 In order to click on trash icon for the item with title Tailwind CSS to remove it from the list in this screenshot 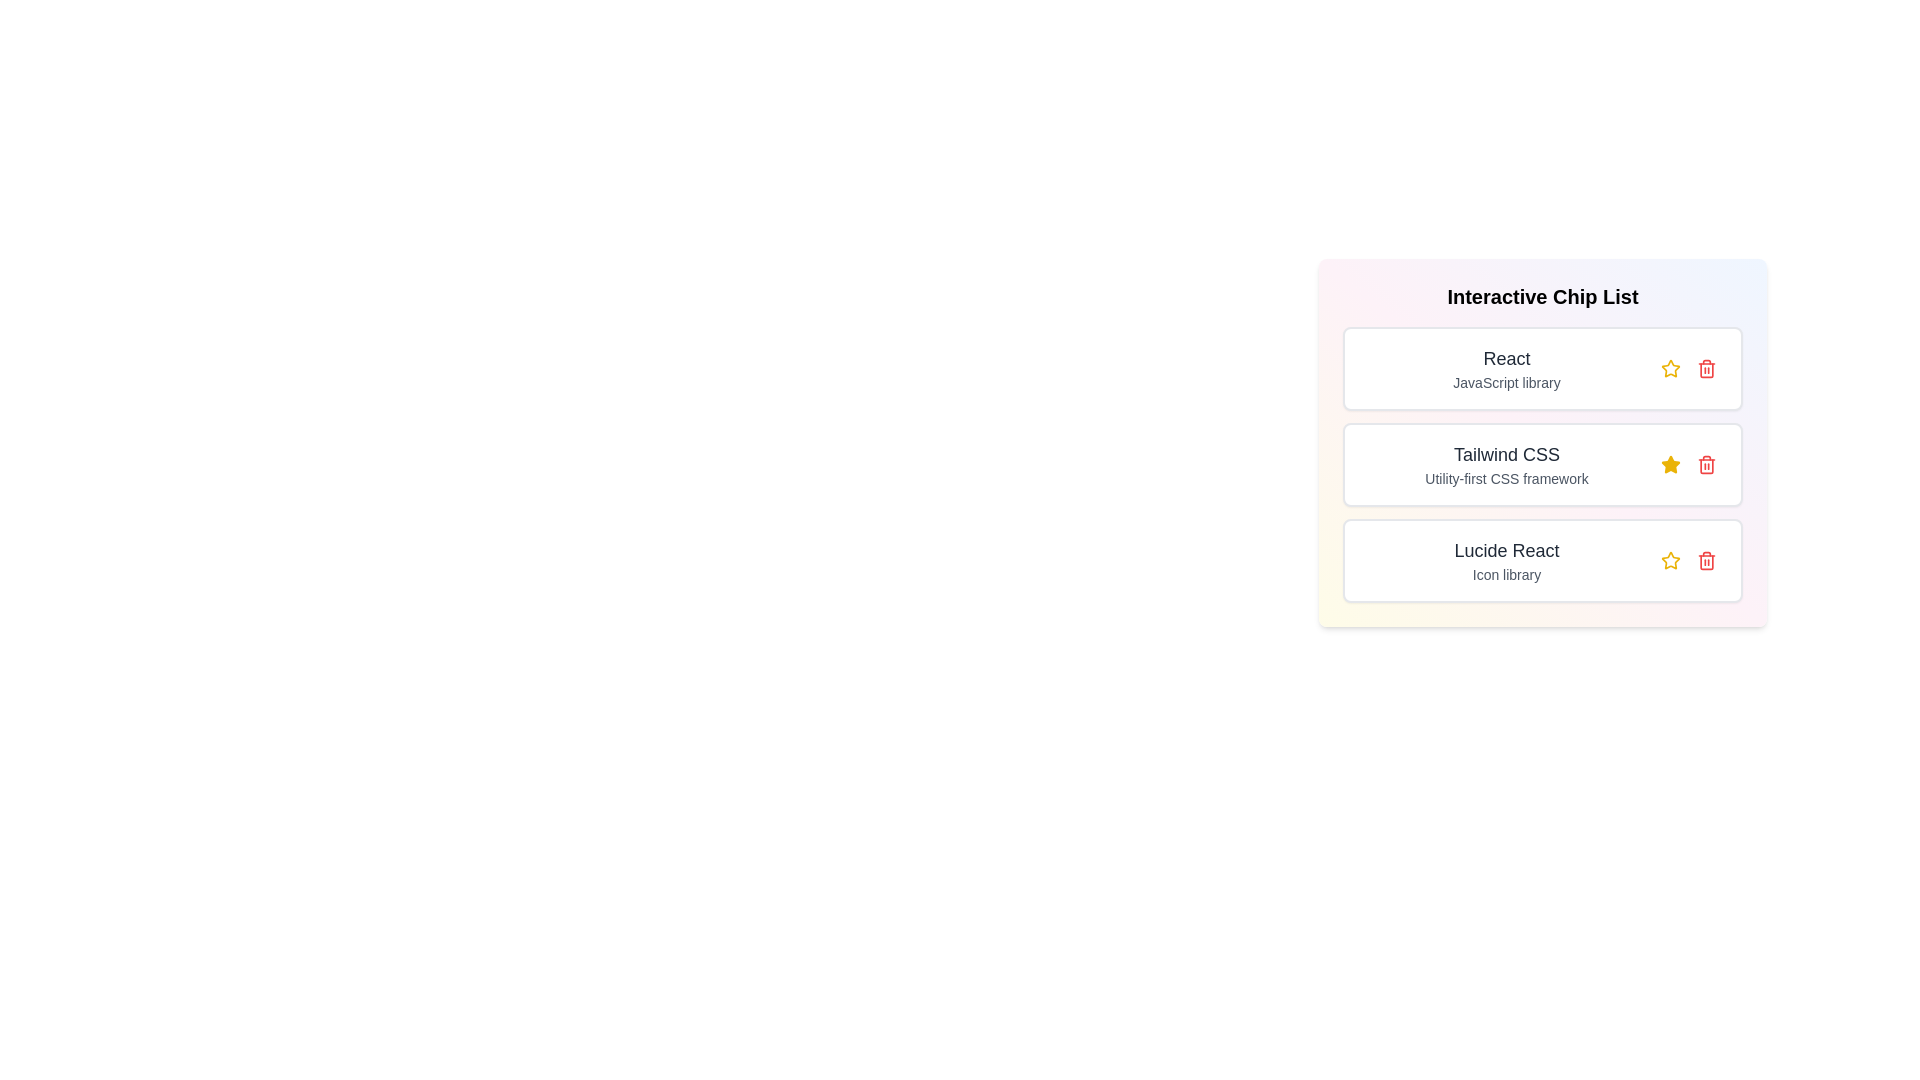, I will do `click(1706, 465)`.